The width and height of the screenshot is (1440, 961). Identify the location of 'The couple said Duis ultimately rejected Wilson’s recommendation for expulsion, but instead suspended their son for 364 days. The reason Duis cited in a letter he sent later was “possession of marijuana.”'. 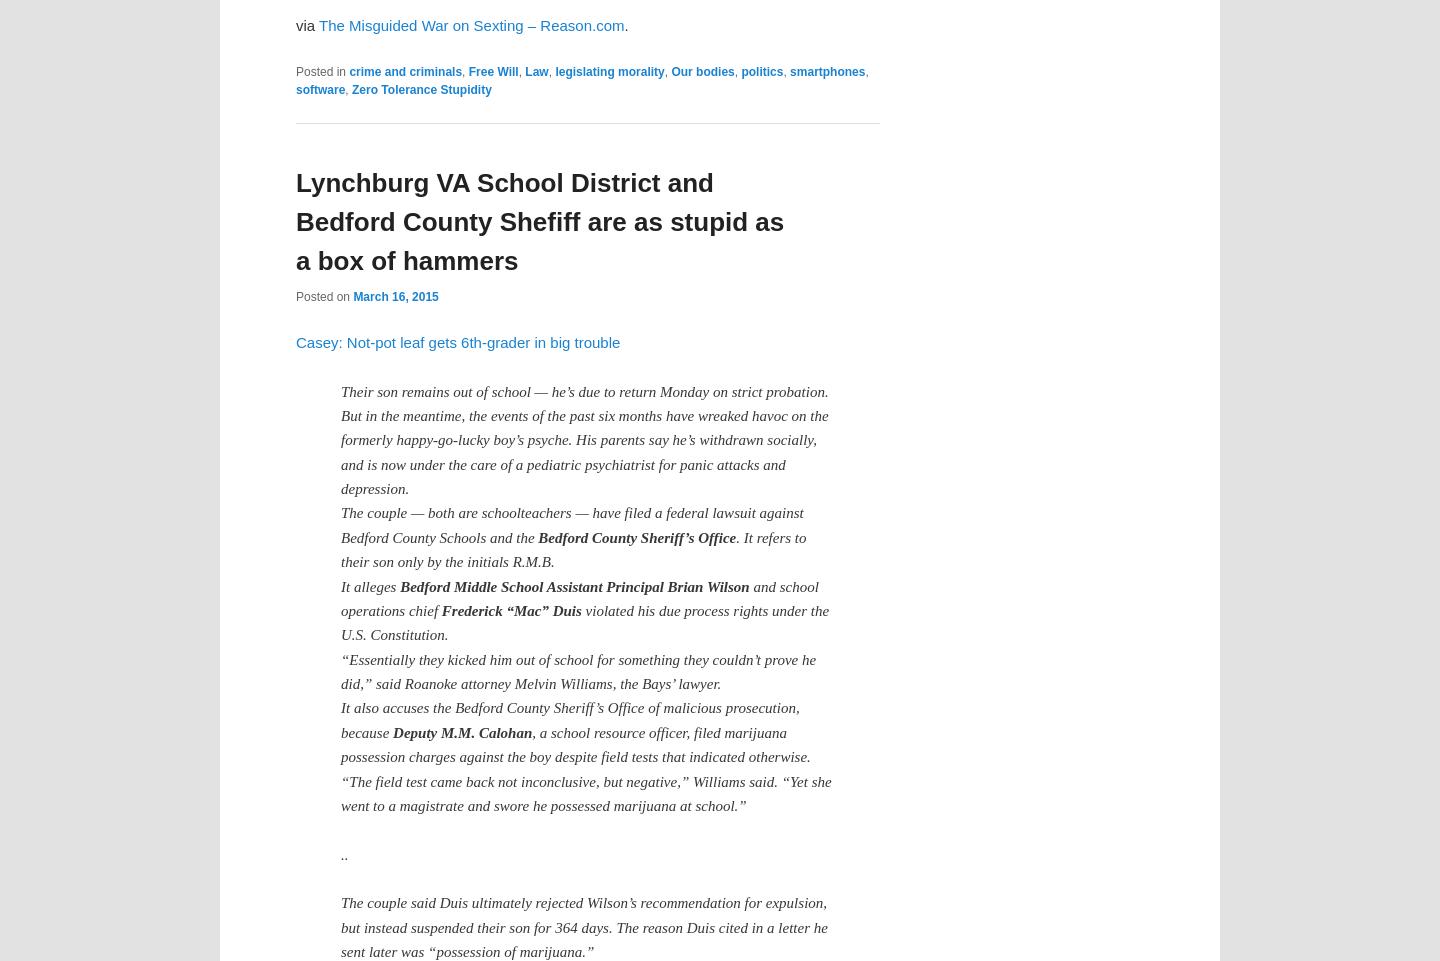
(584, 927).